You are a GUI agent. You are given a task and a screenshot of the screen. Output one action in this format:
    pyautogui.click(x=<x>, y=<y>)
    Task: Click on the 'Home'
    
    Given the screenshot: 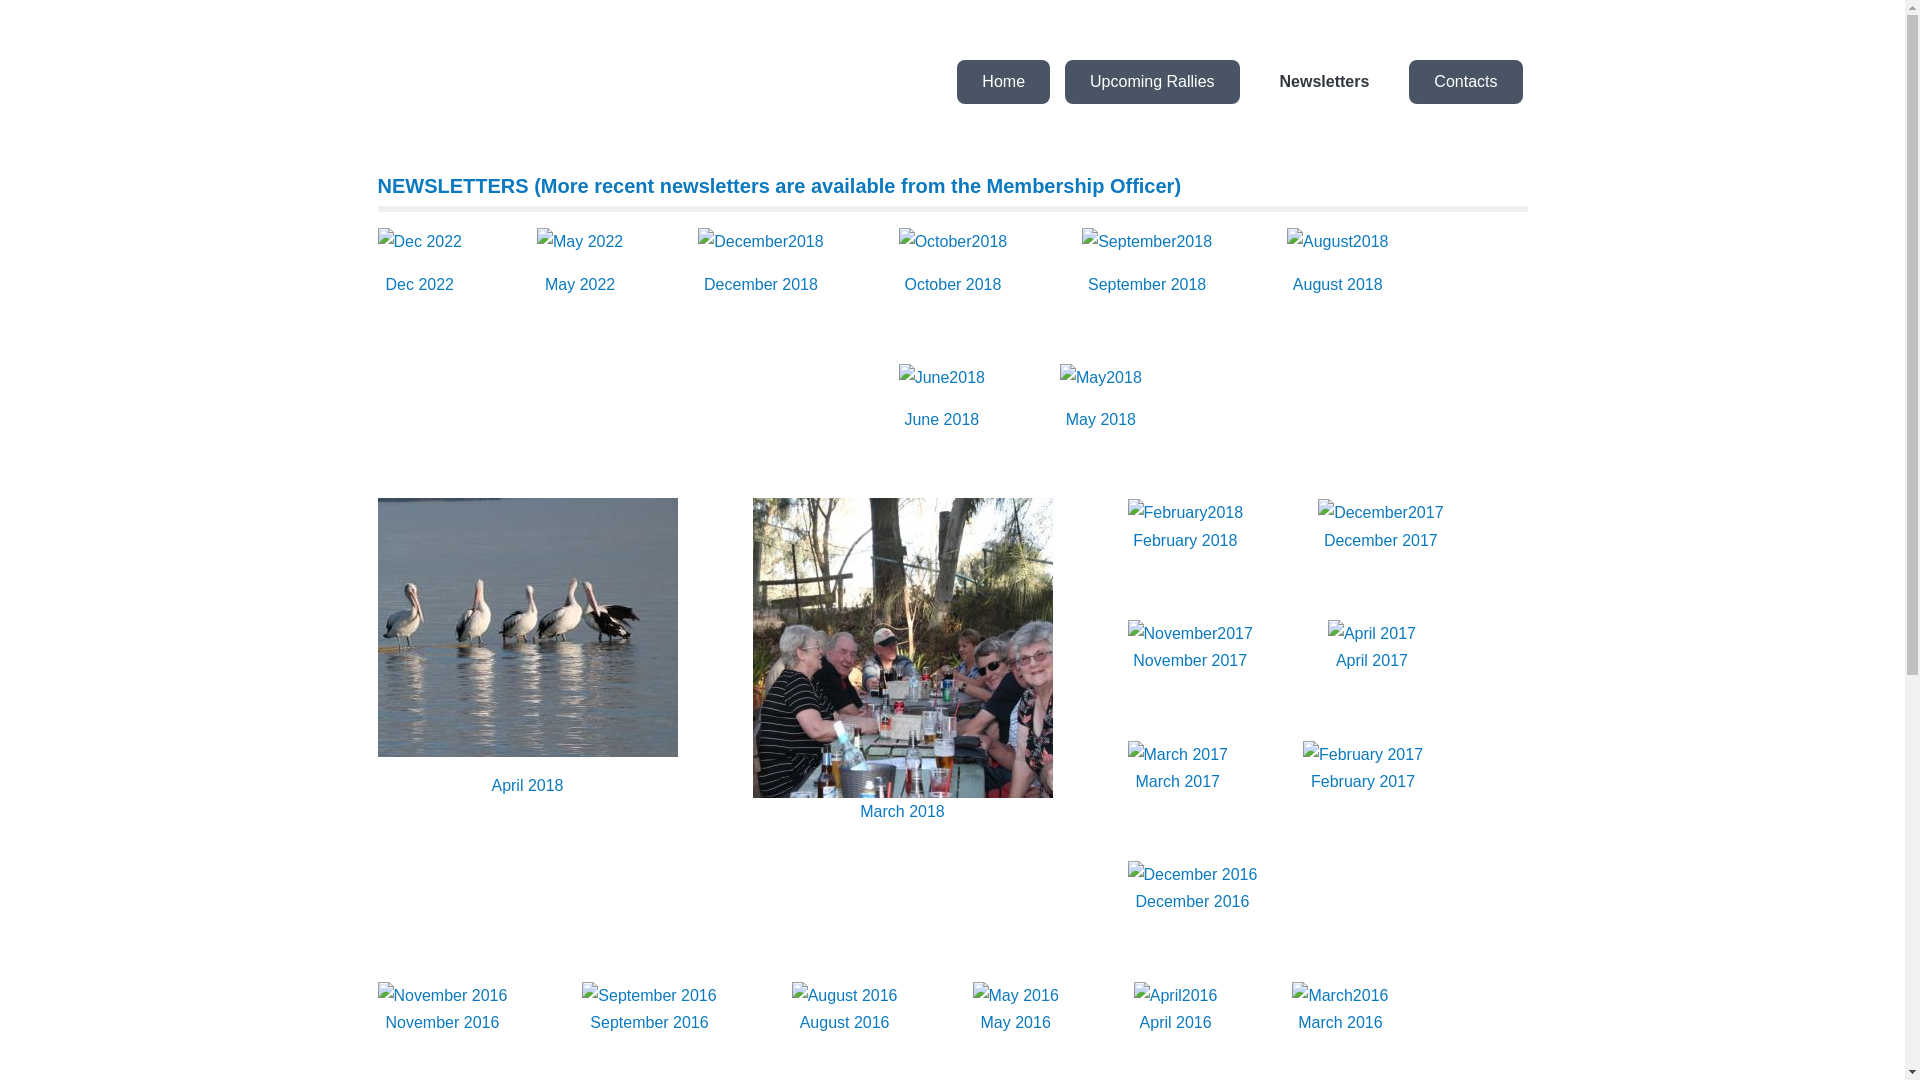 What is the action you would take?
    pyautogui.click(x=1003, y=80)
    